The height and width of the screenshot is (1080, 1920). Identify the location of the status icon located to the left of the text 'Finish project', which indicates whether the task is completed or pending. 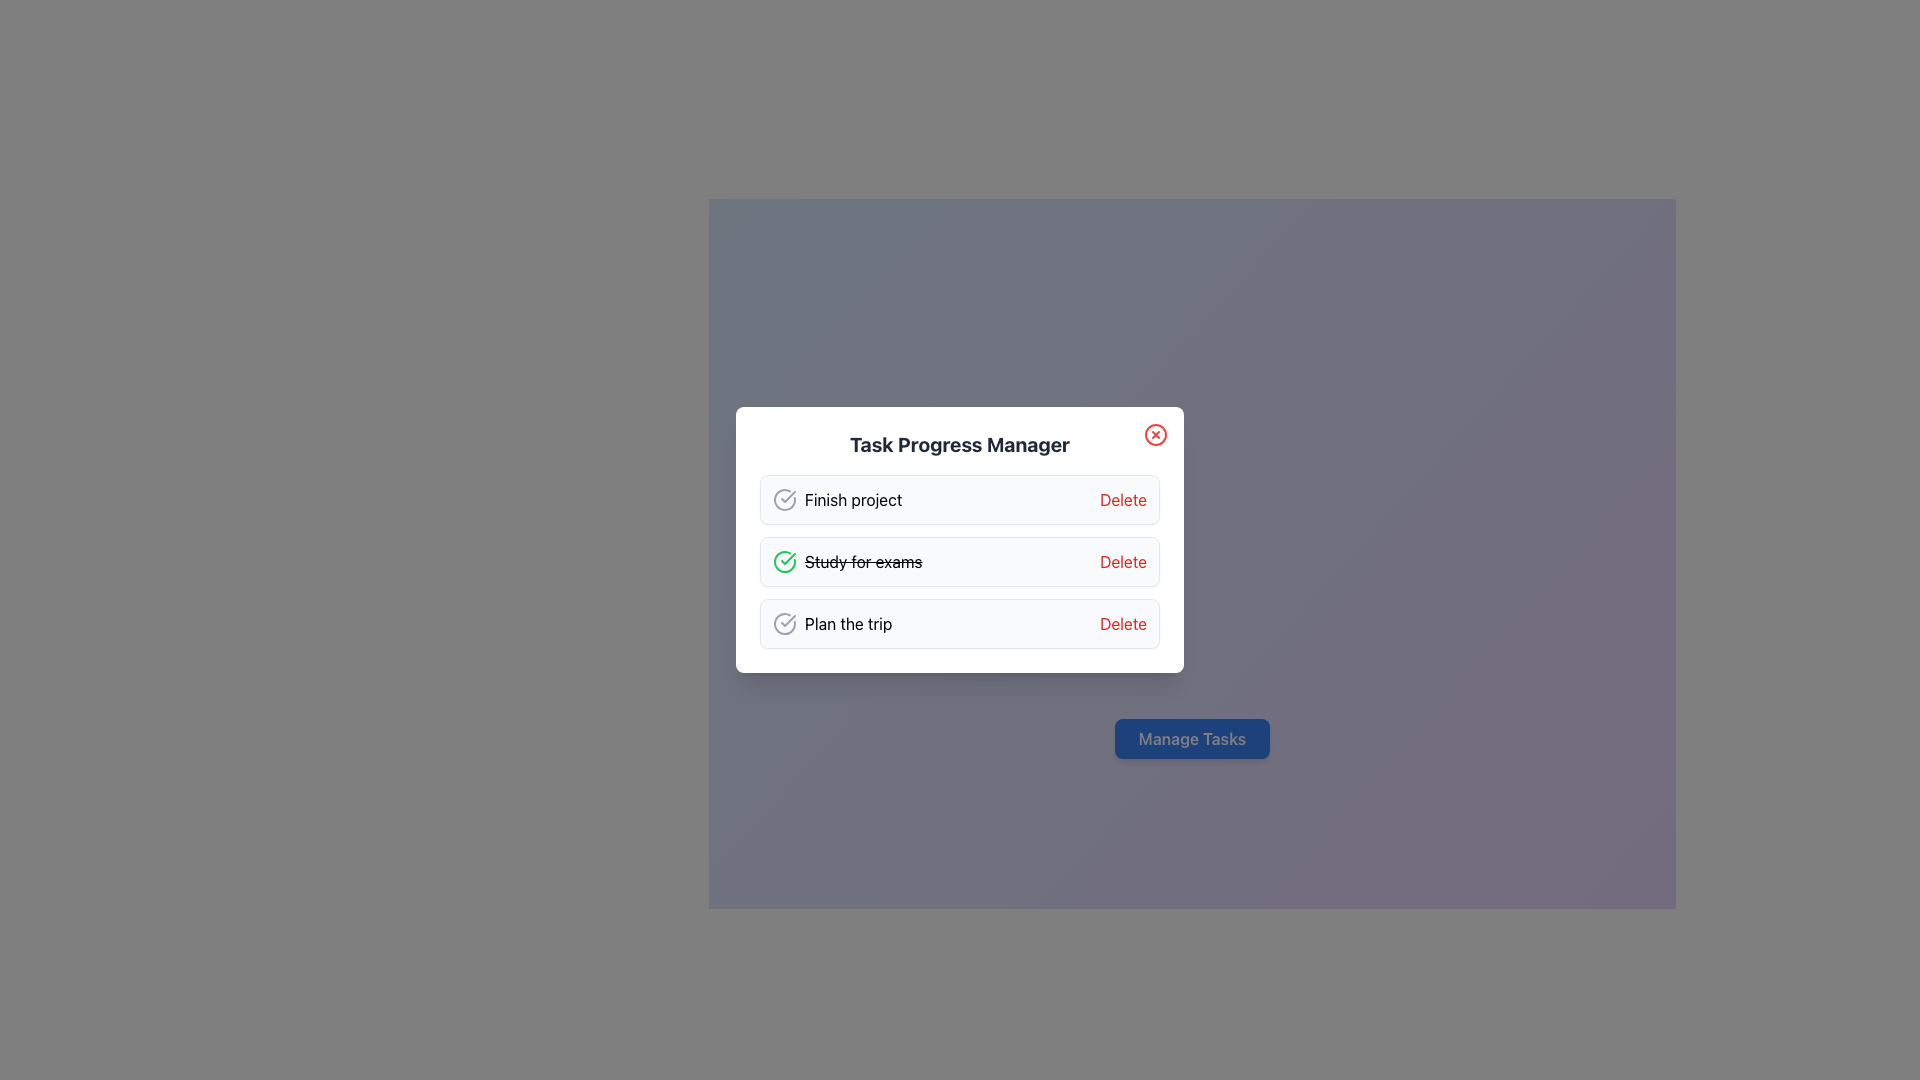
(784, 499).